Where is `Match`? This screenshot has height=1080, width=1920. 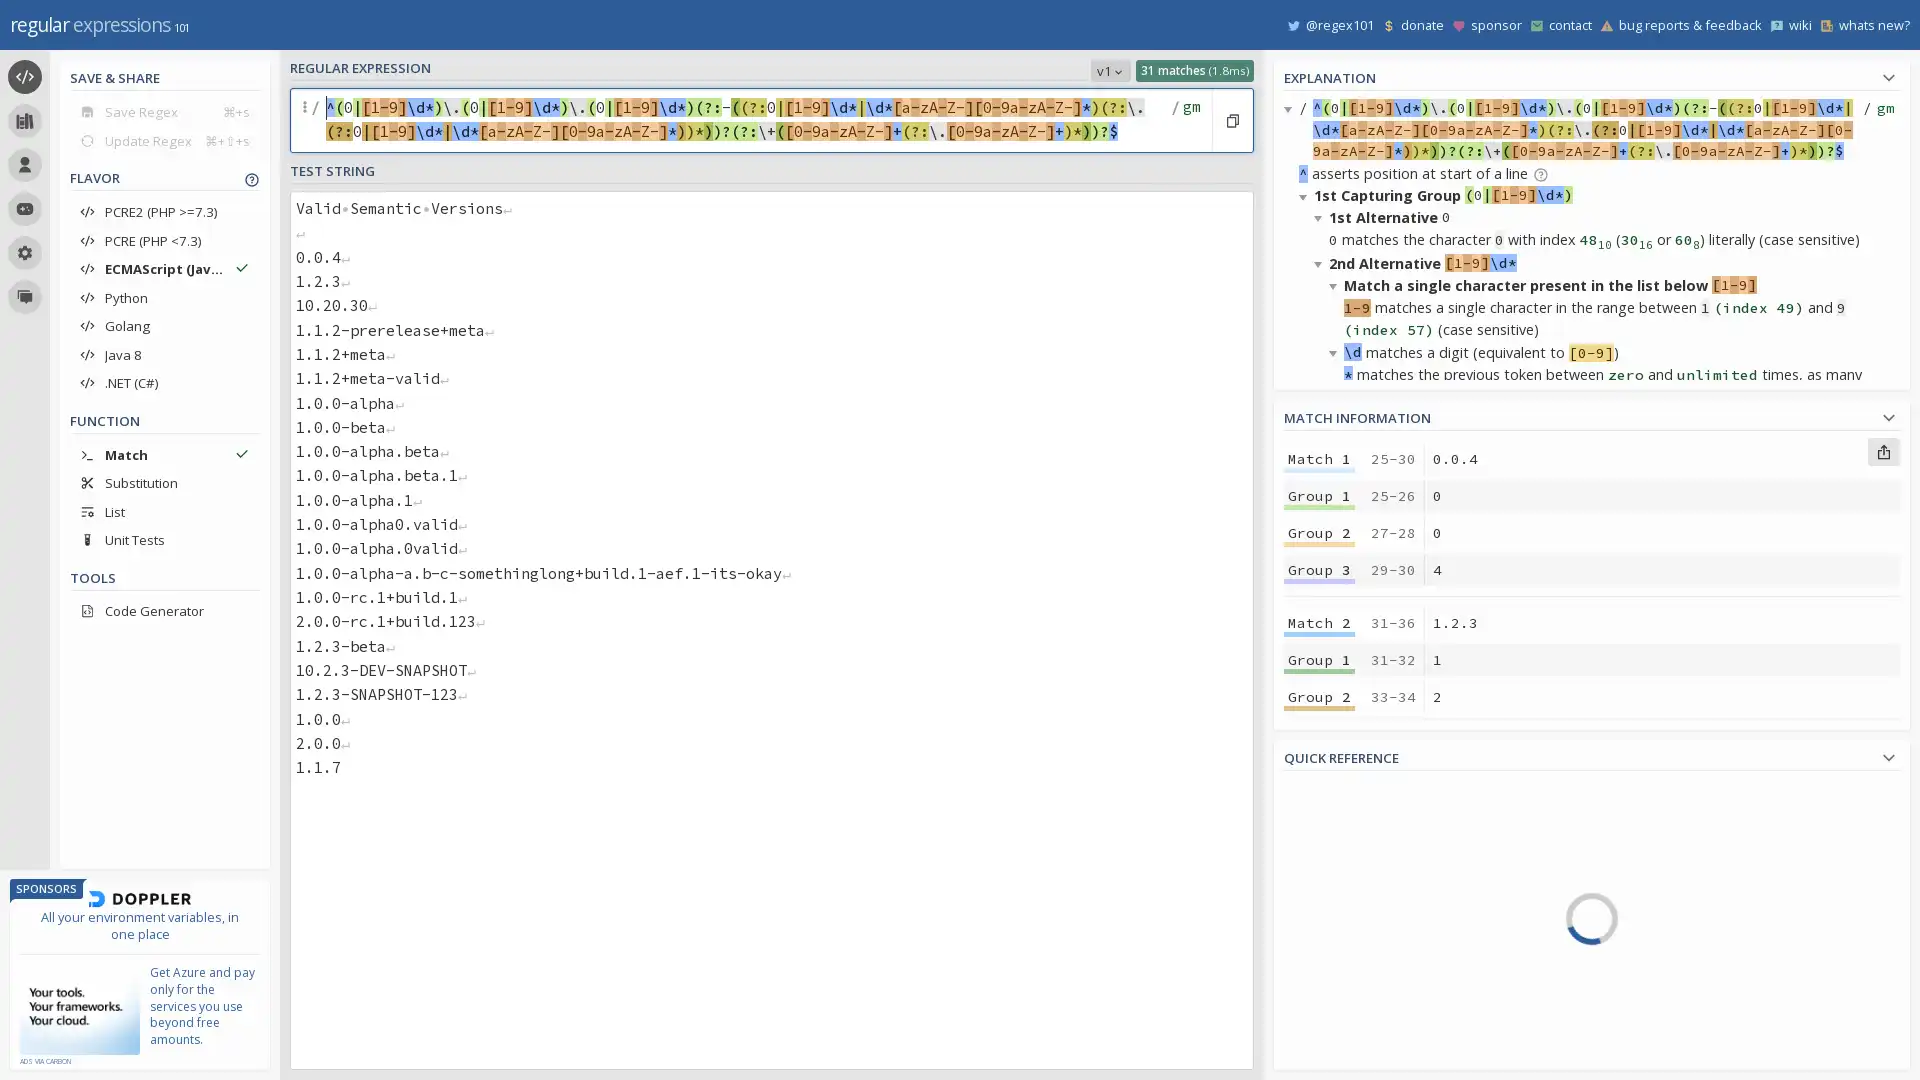 Match is located at coordinates (164, 454).